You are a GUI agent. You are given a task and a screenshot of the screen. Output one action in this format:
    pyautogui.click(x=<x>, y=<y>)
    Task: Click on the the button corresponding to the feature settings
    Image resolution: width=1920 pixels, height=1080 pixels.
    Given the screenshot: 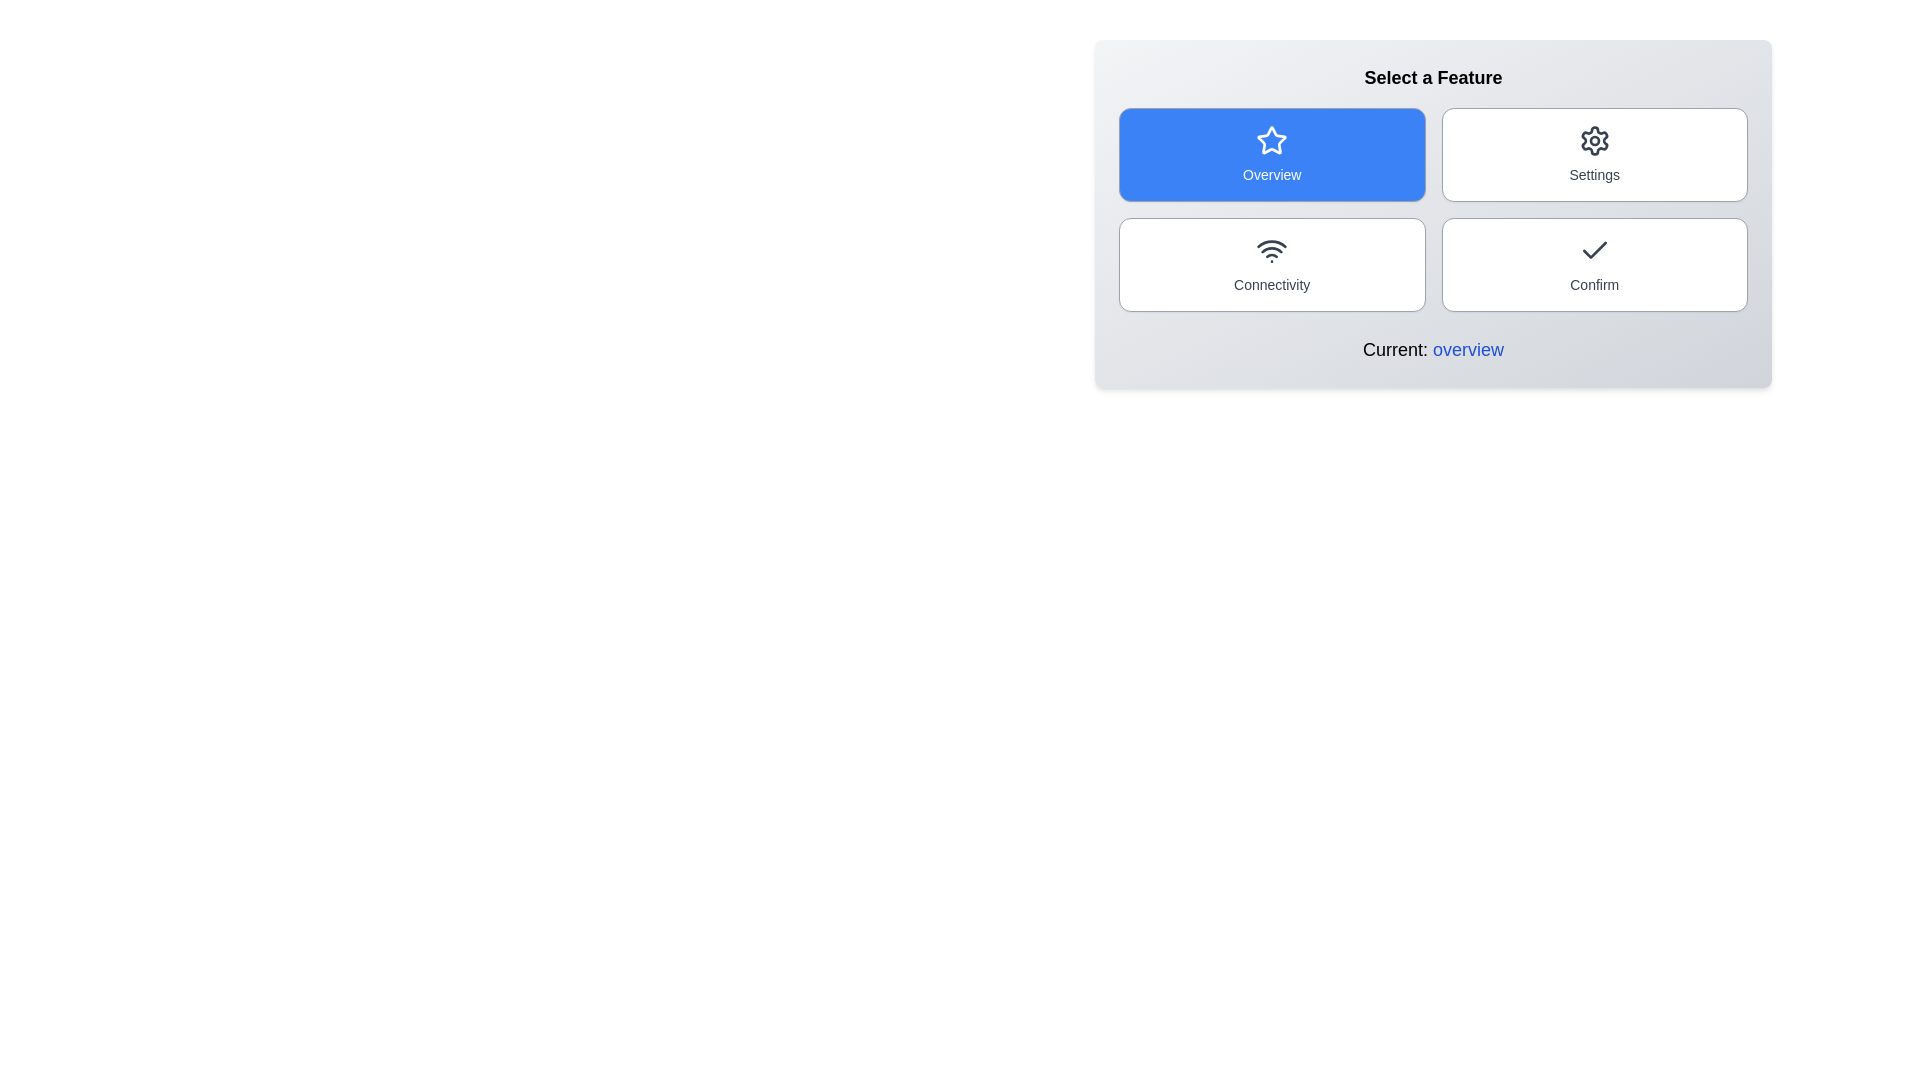 What is the action you would take?
    pyautogui.click(x=1593, y=153)
    